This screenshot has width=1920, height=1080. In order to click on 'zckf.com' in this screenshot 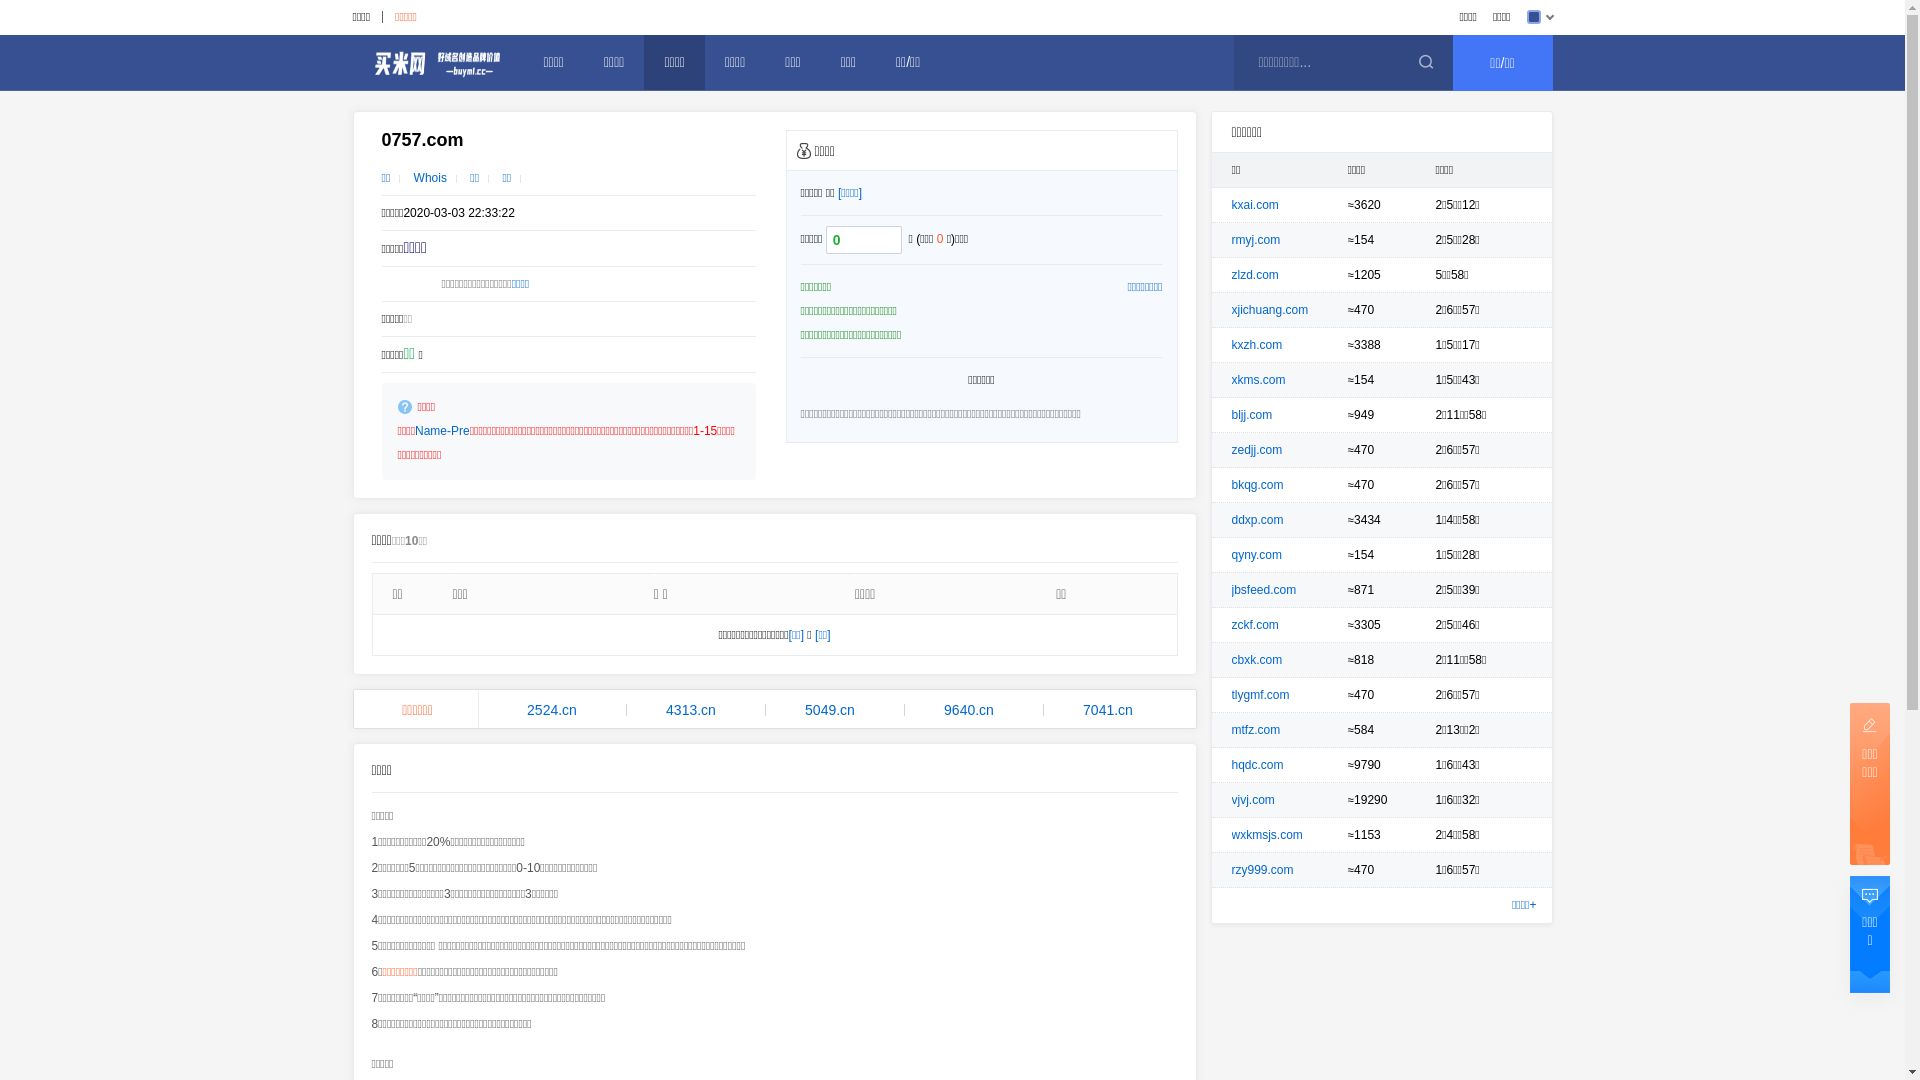, I will do `click(1254, 623)`.